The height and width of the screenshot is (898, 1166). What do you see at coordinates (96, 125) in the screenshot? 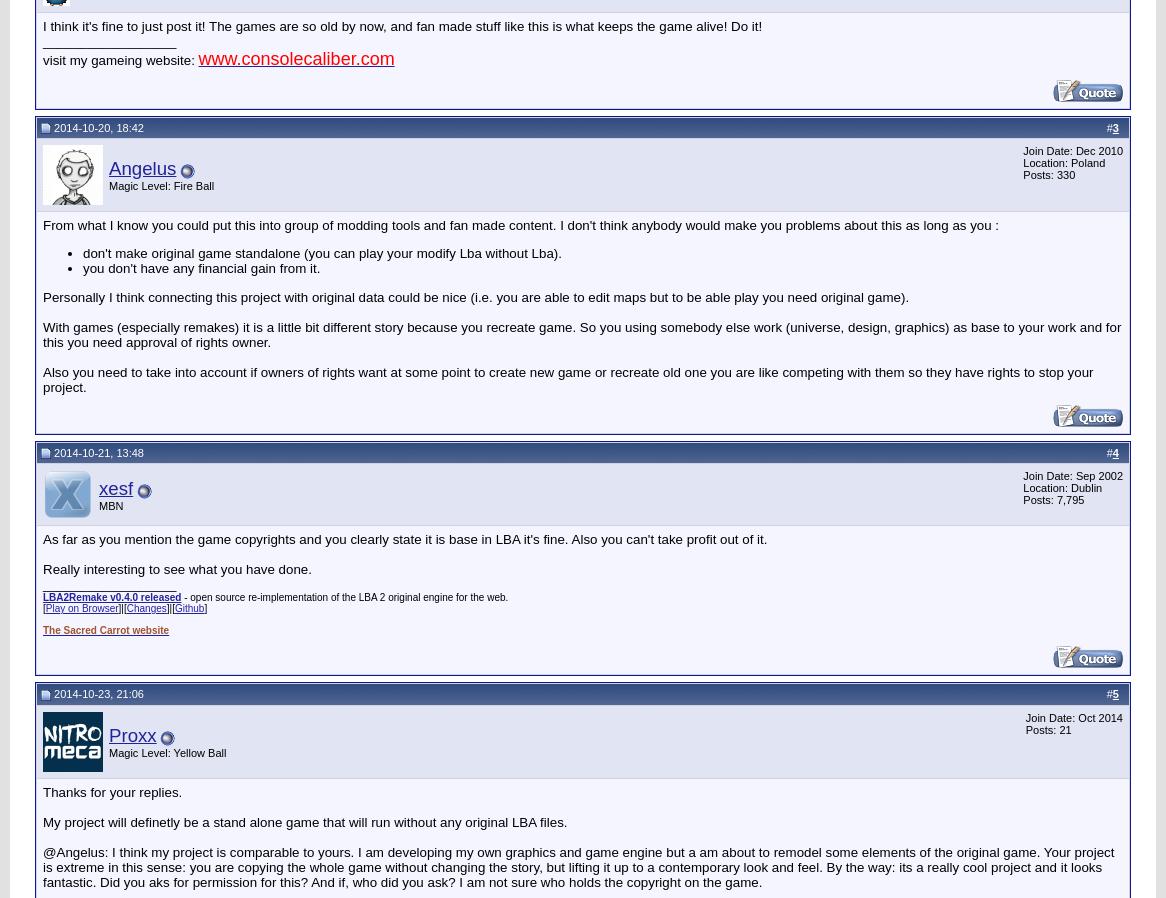
I see `'2014-10-20, 18:42'` at bounding box center [96, 125].